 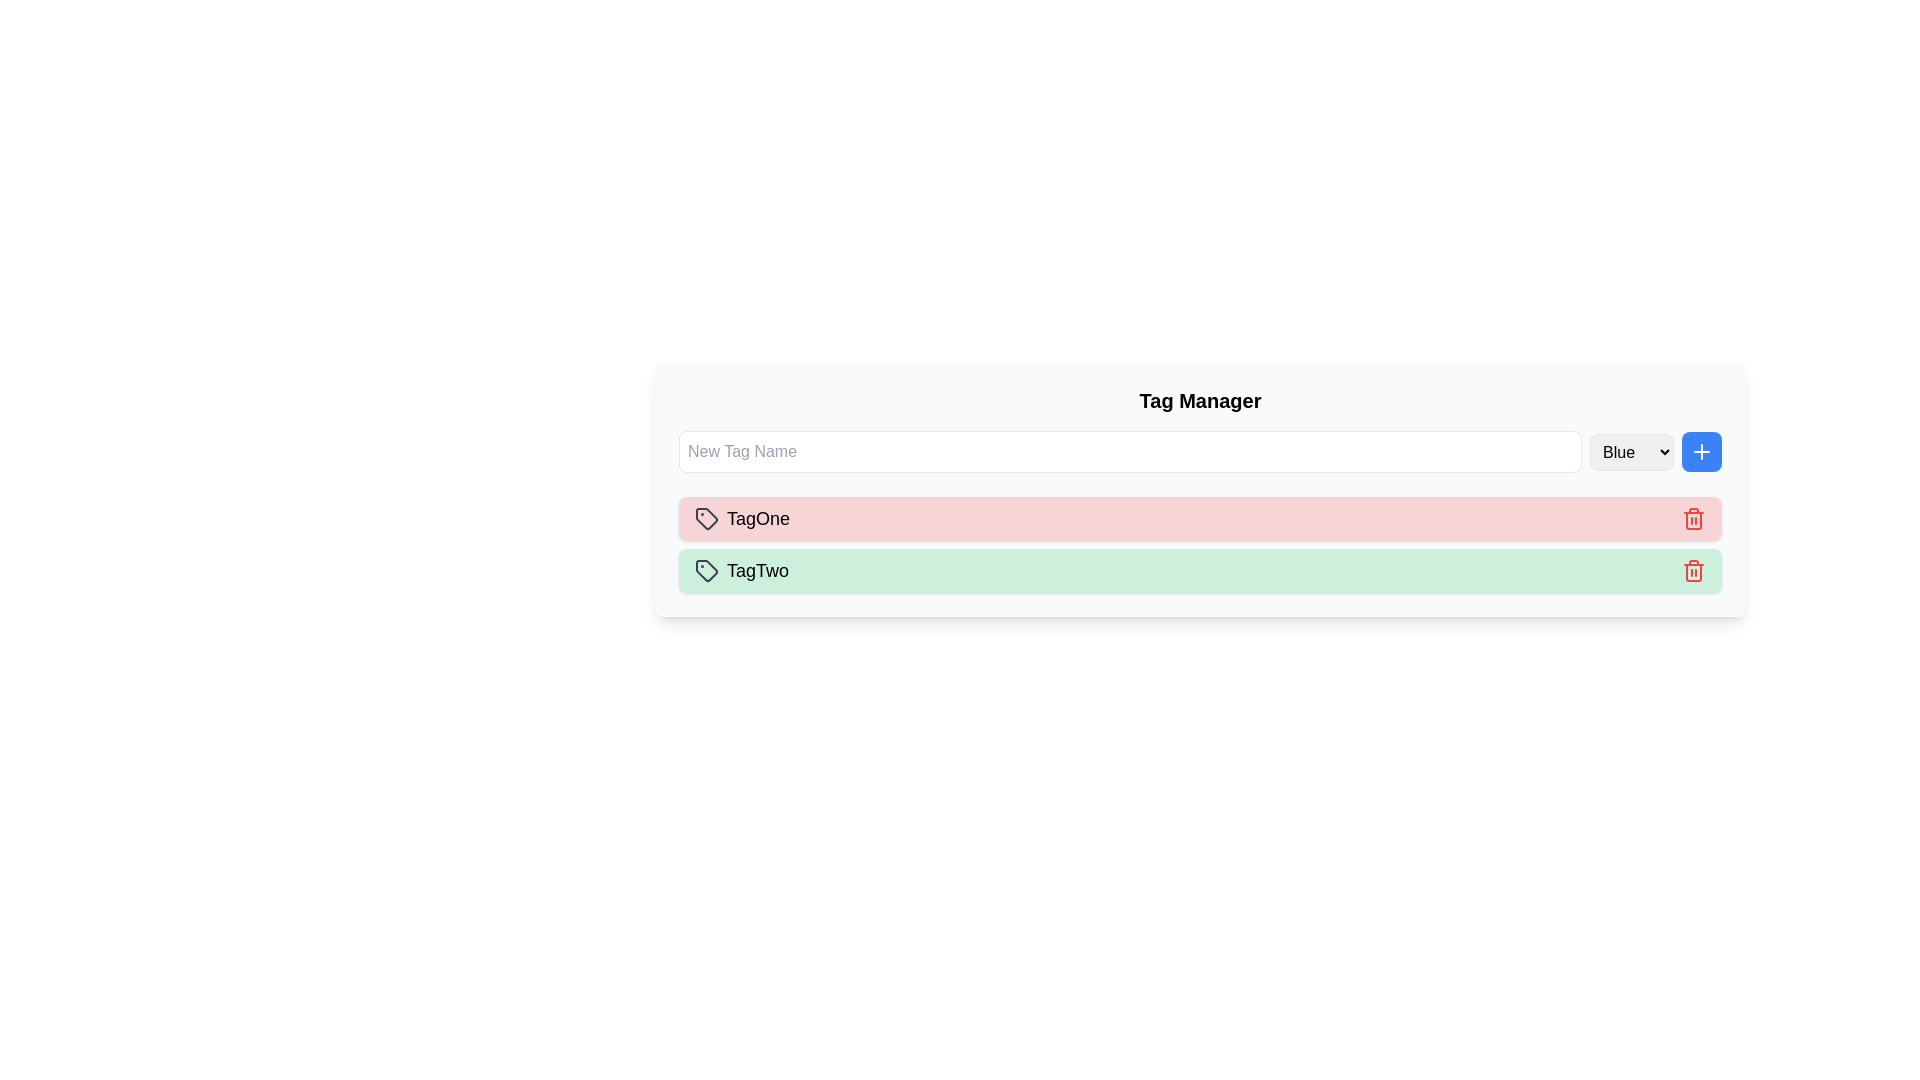 I want to click on the selectable tag labeled 'TagTwo', so click(x=741, y=570).